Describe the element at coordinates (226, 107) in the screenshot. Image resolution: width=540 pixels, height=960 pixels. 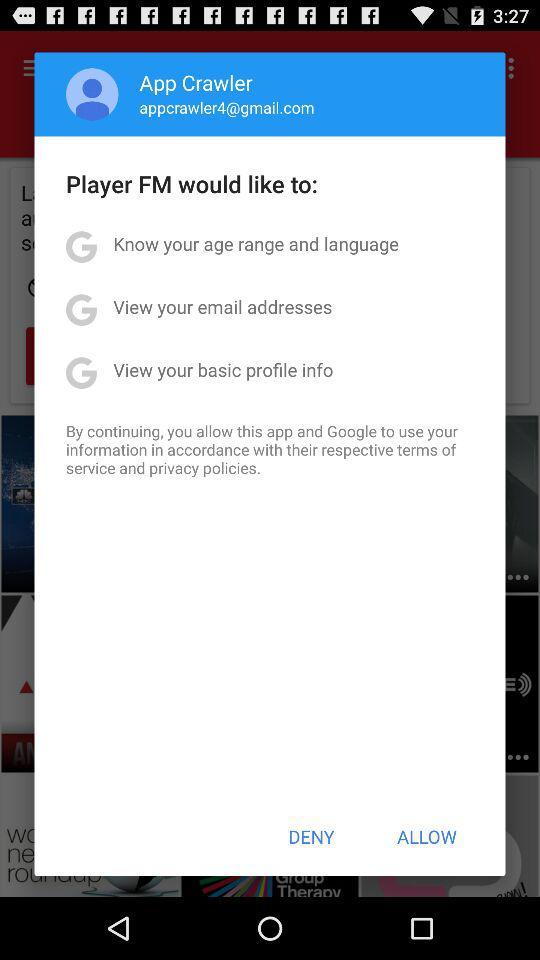
I see `the item above player fm would icon` at that location.